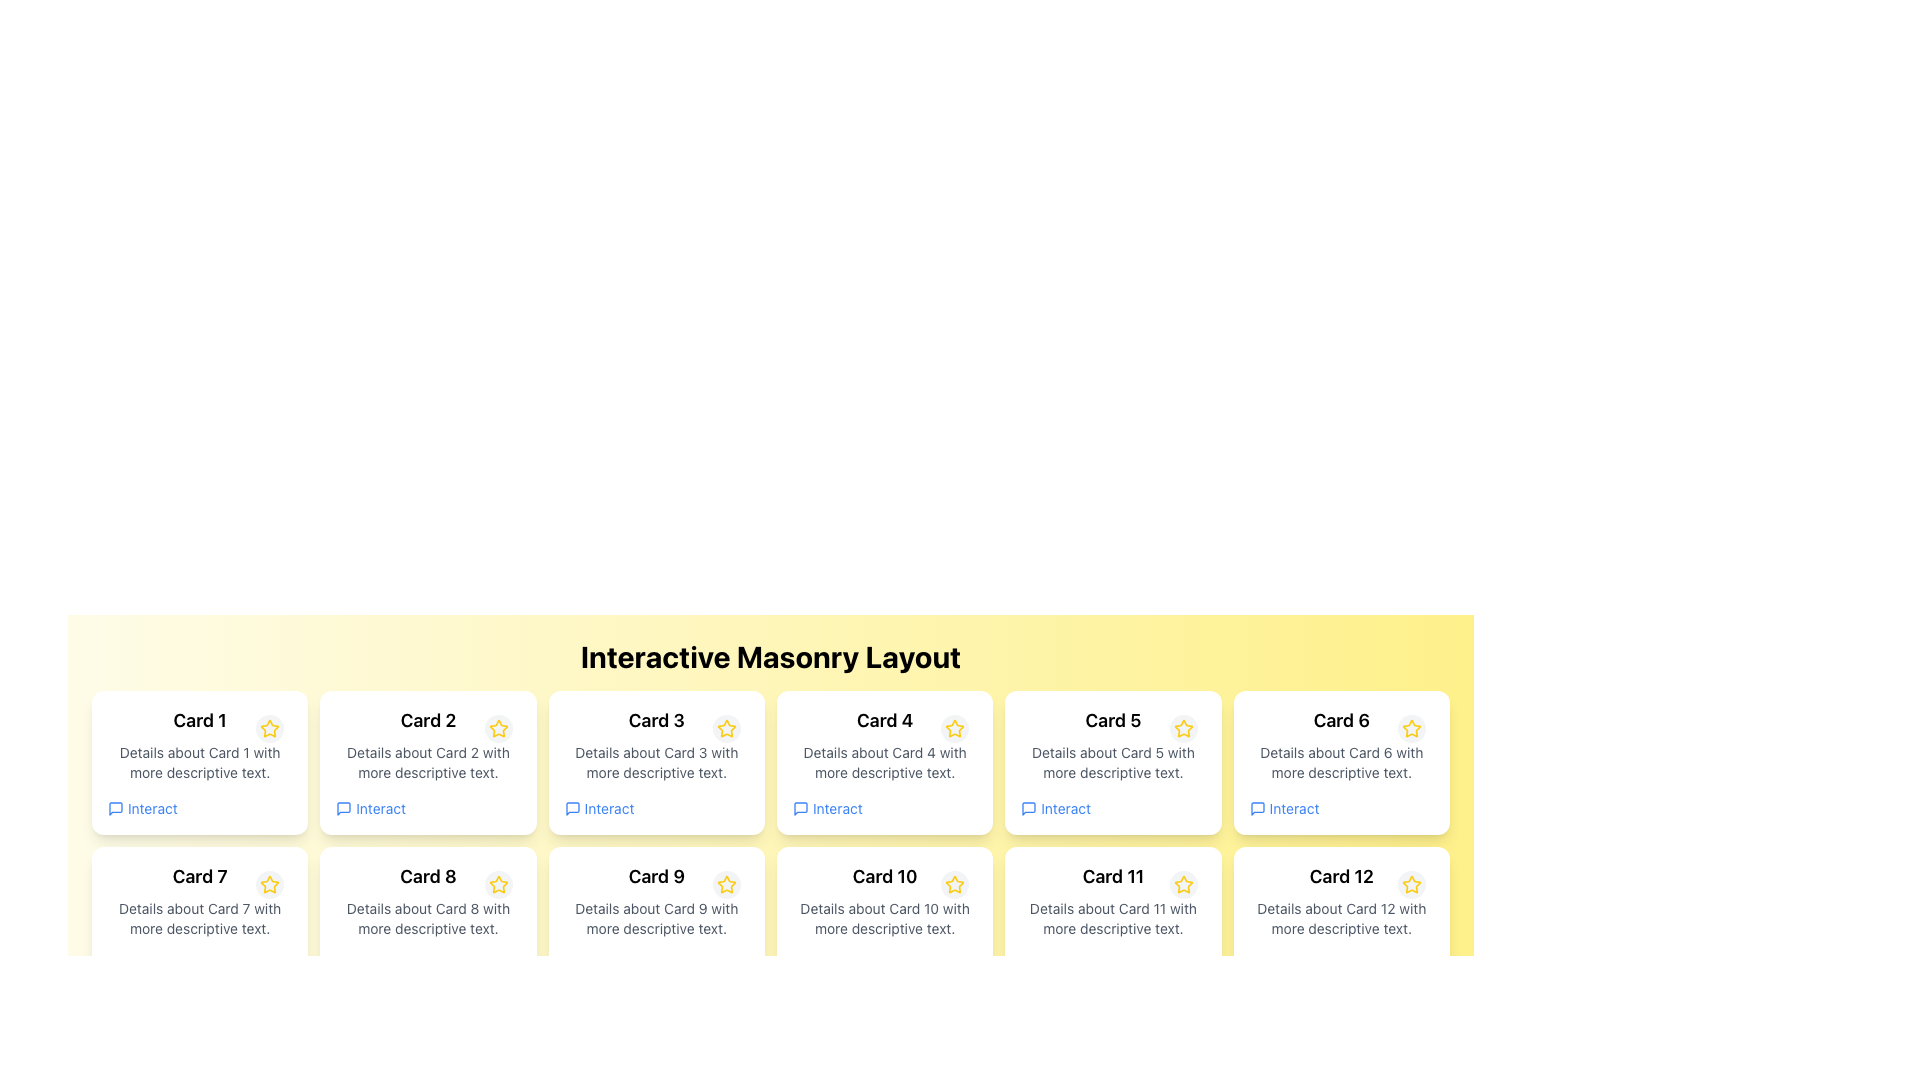 Image resolution: width=1920 pixels, height=1080 pixels. Describe the element at coordinates (141, 808) in the screenshot. I see `the 'Interact' text link with icon, styled in blue, located` at that location.